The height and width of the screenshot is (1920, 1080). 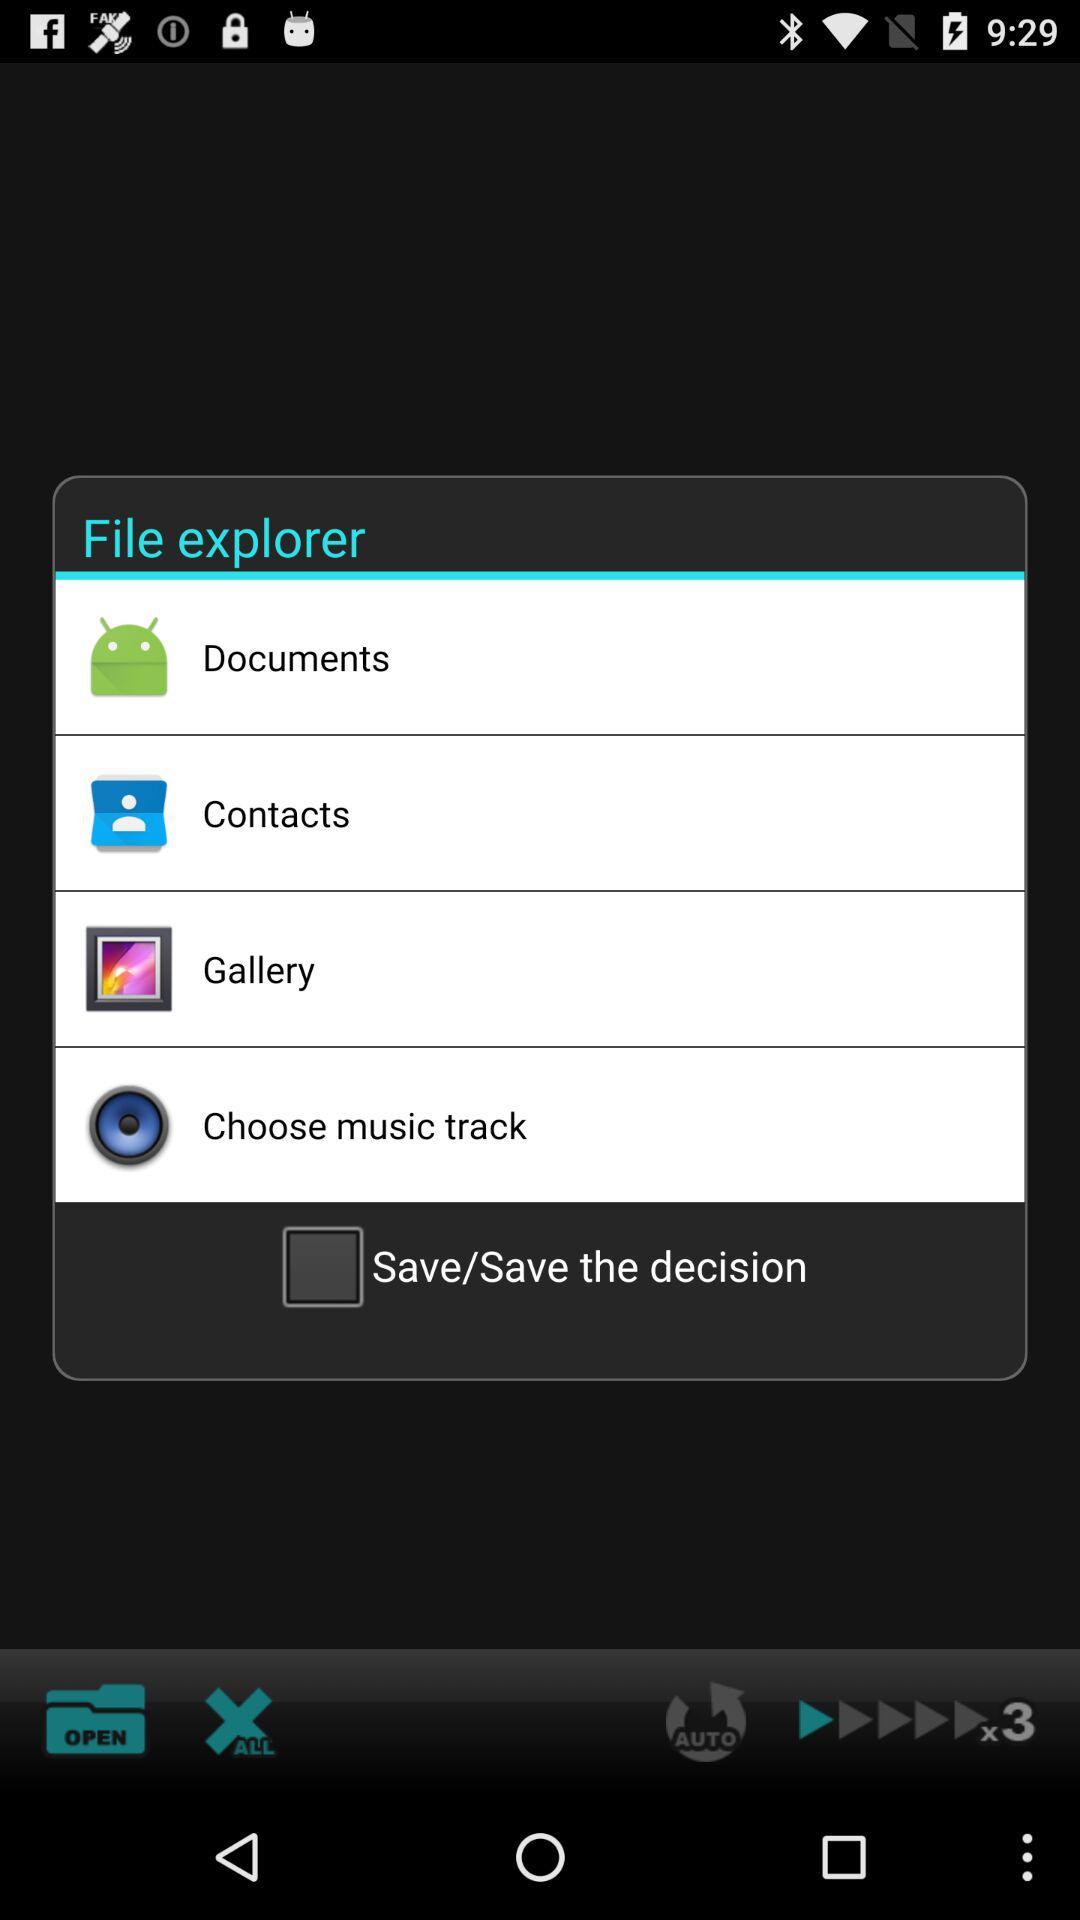 What do you see at coordinates (586, 657) in the screenshot?
I see `the documents app` at bounding box center [586, 657].